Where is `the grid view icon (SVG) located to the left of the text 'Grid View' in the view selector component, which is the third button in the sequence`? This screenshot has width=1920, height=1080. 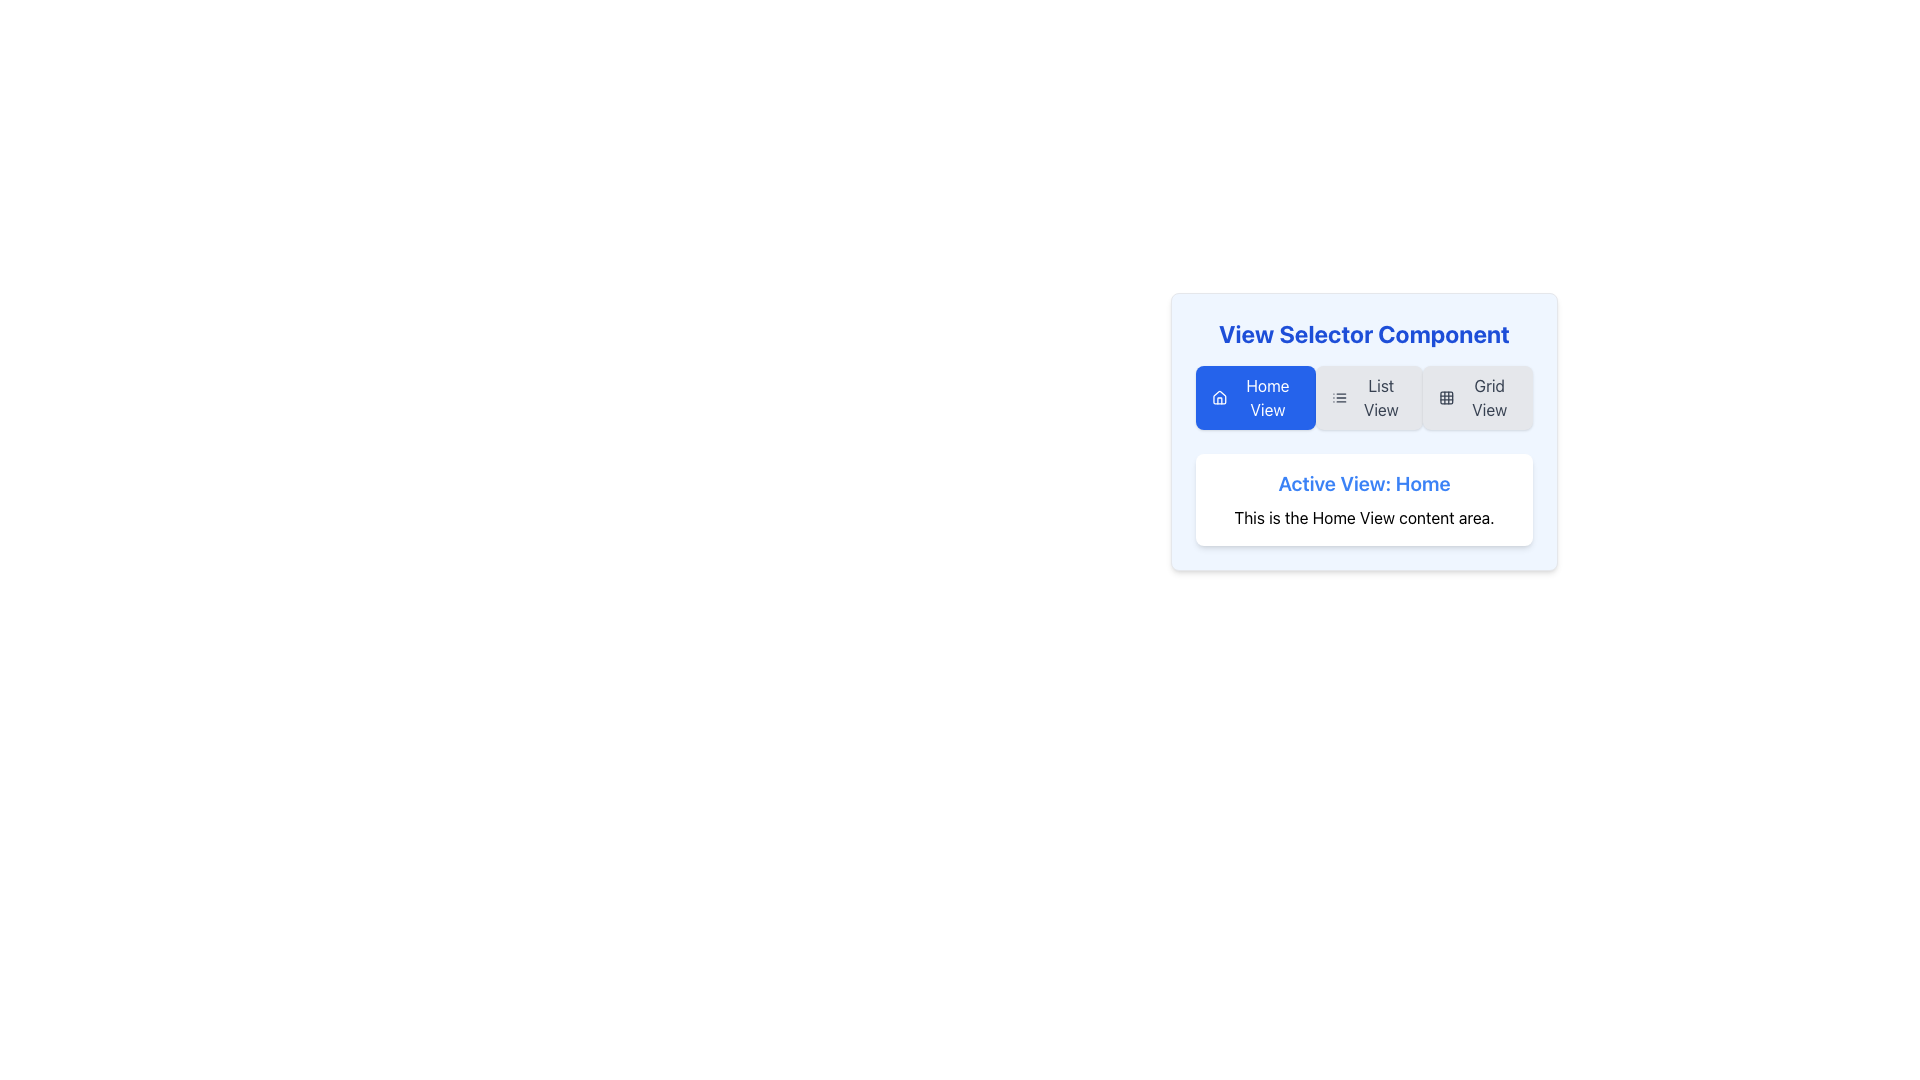 the grid view icon (SVG) located to the left of the text 'Grid View' in the view selector component, which is the third button in the sequence is located at coordinates (1446, 397).